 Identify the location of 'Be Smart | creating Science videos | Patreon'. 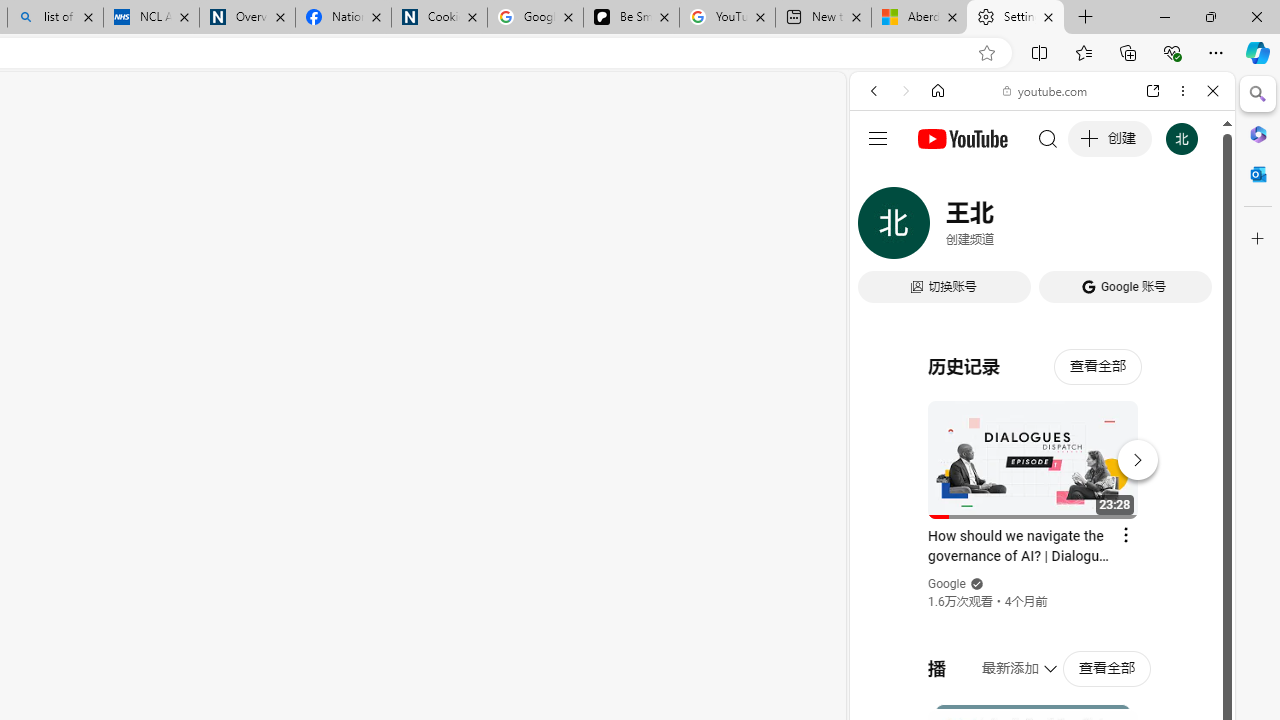
(630, 17).